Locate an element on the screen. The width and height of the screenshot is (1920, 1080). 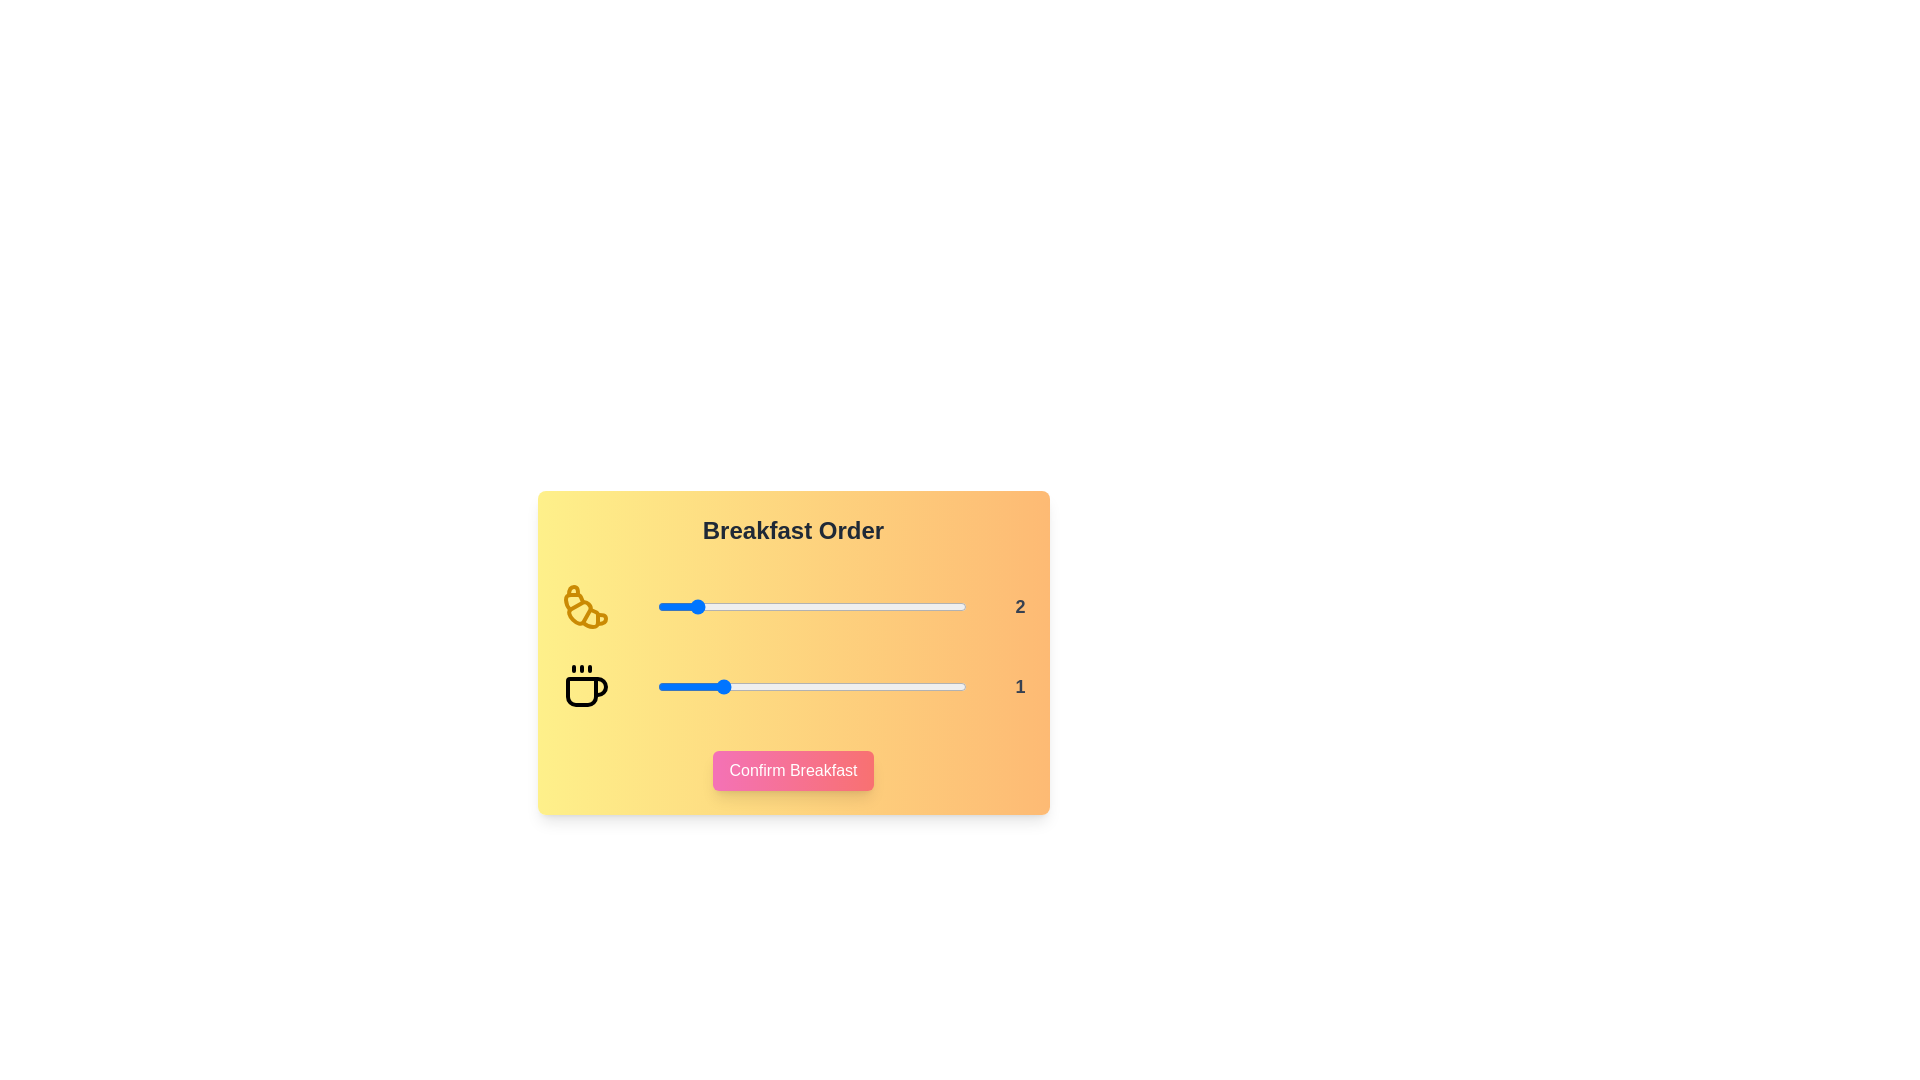
the coffee quantity to 1 using the slider is located at coordinates (719, 685).